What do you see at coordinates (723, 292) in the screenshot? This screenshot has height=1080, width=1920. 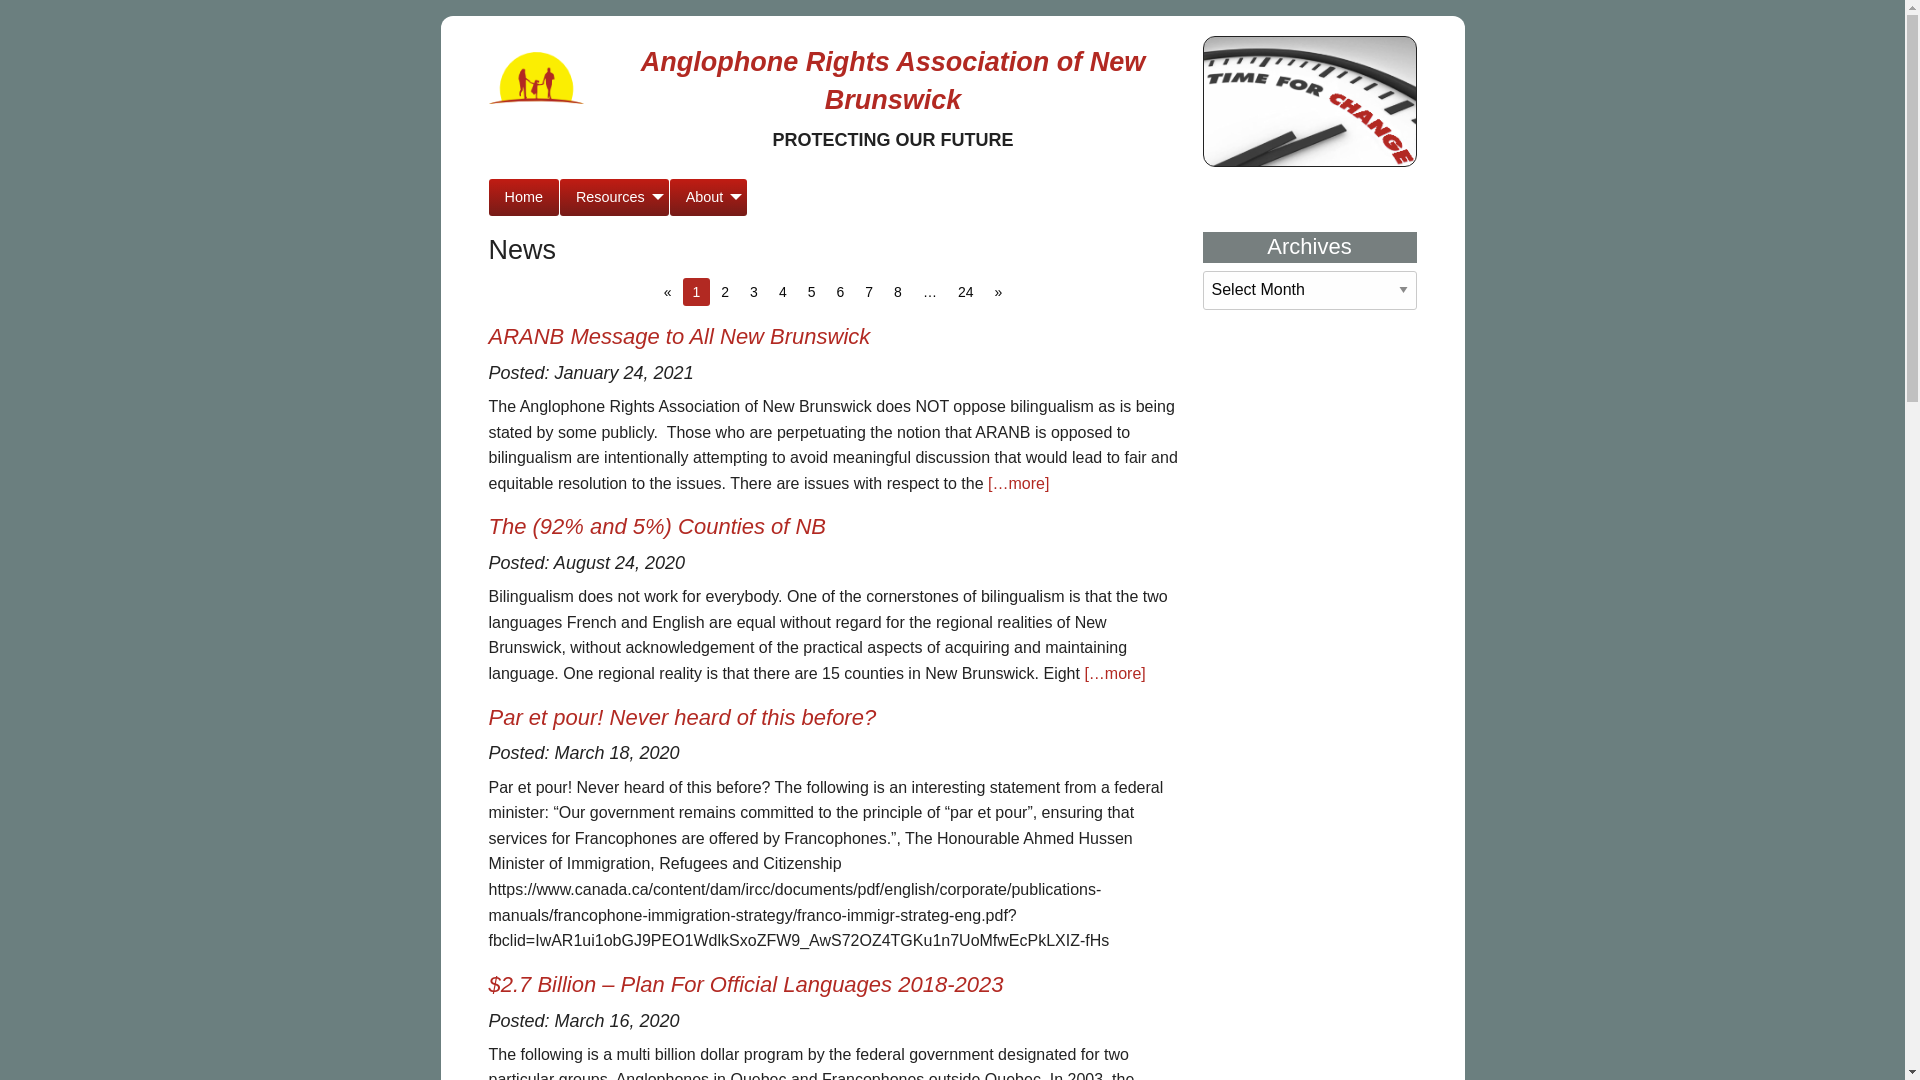 I see `'2'` at bounding box center [723, 292].